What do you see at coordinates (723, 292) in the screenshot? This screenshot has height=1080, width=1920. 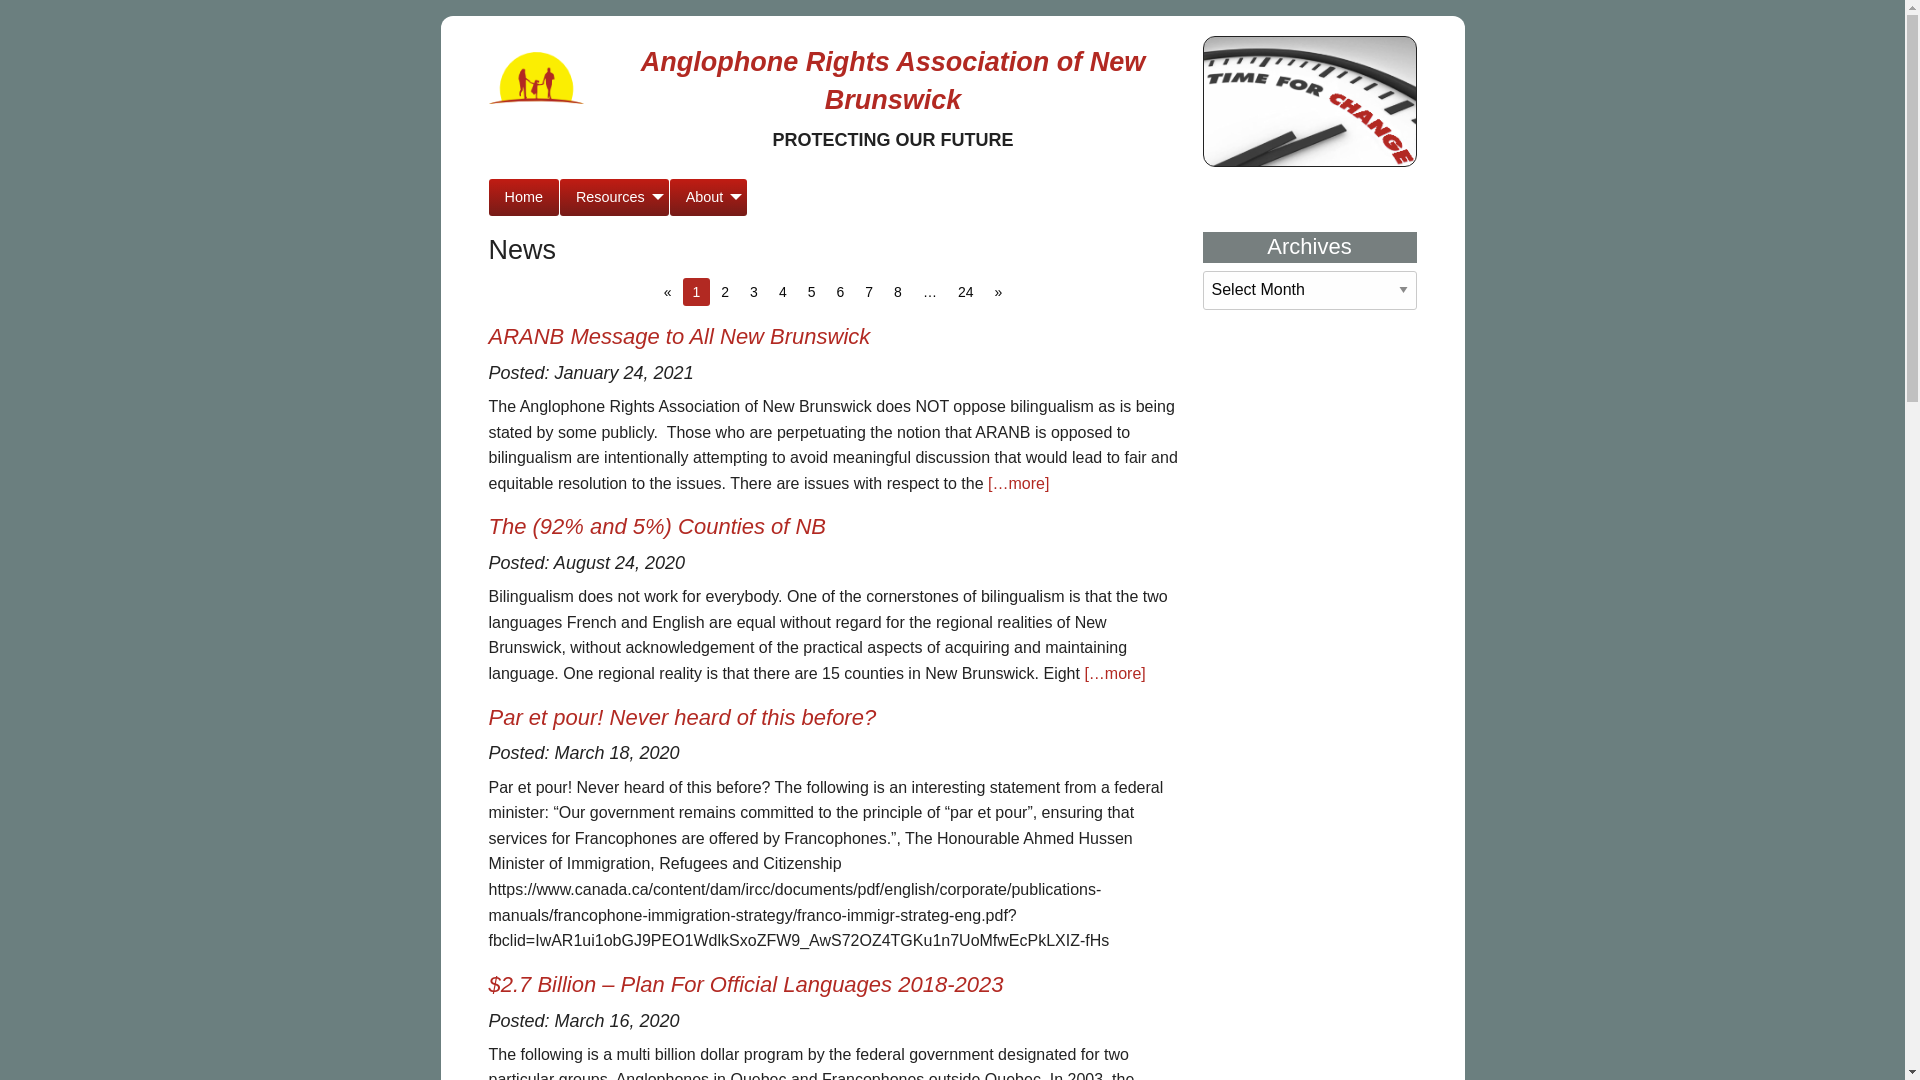 I see `'2'` at bounding box center [723, 292].